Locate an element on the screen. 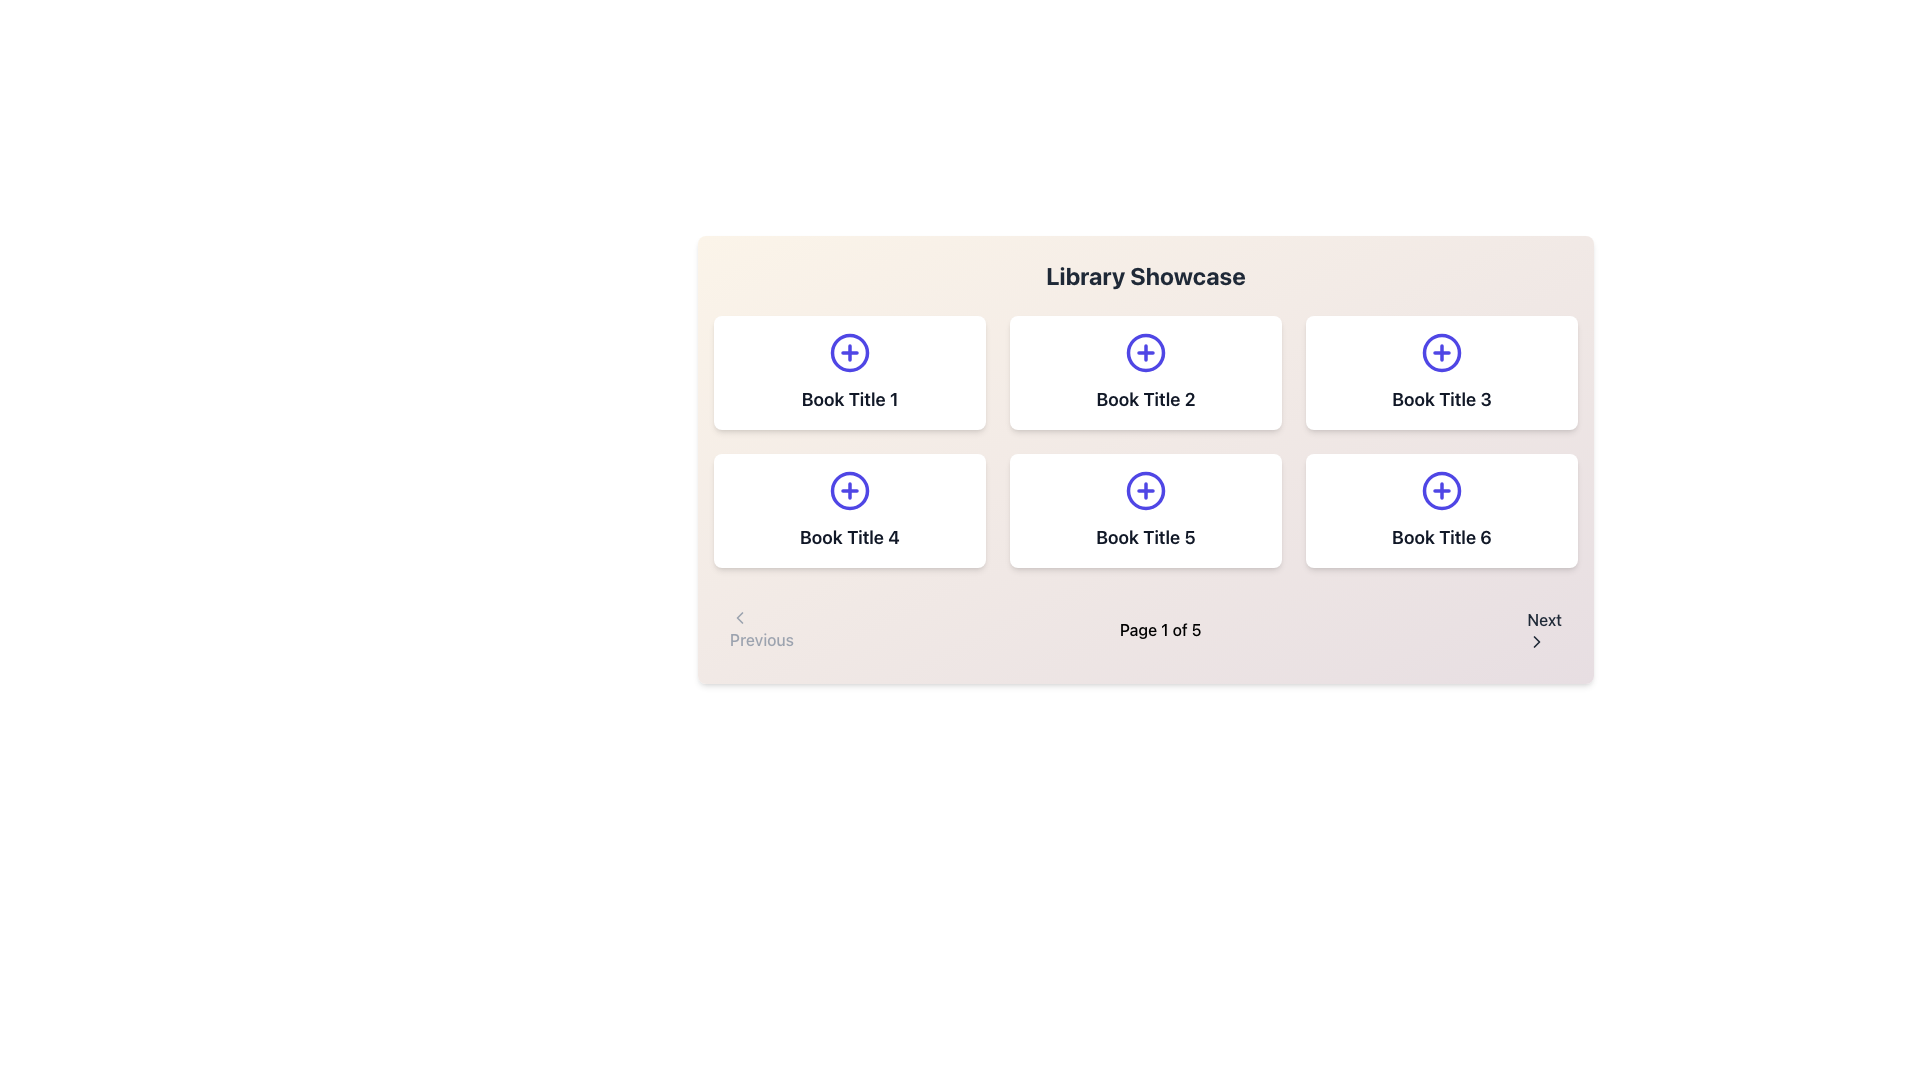 The width and height of the screenshot is (1920, 1080). the text label that serves as the title of a book in the 'Library Showcase' interface for copying is located at coordinates (849, 400).